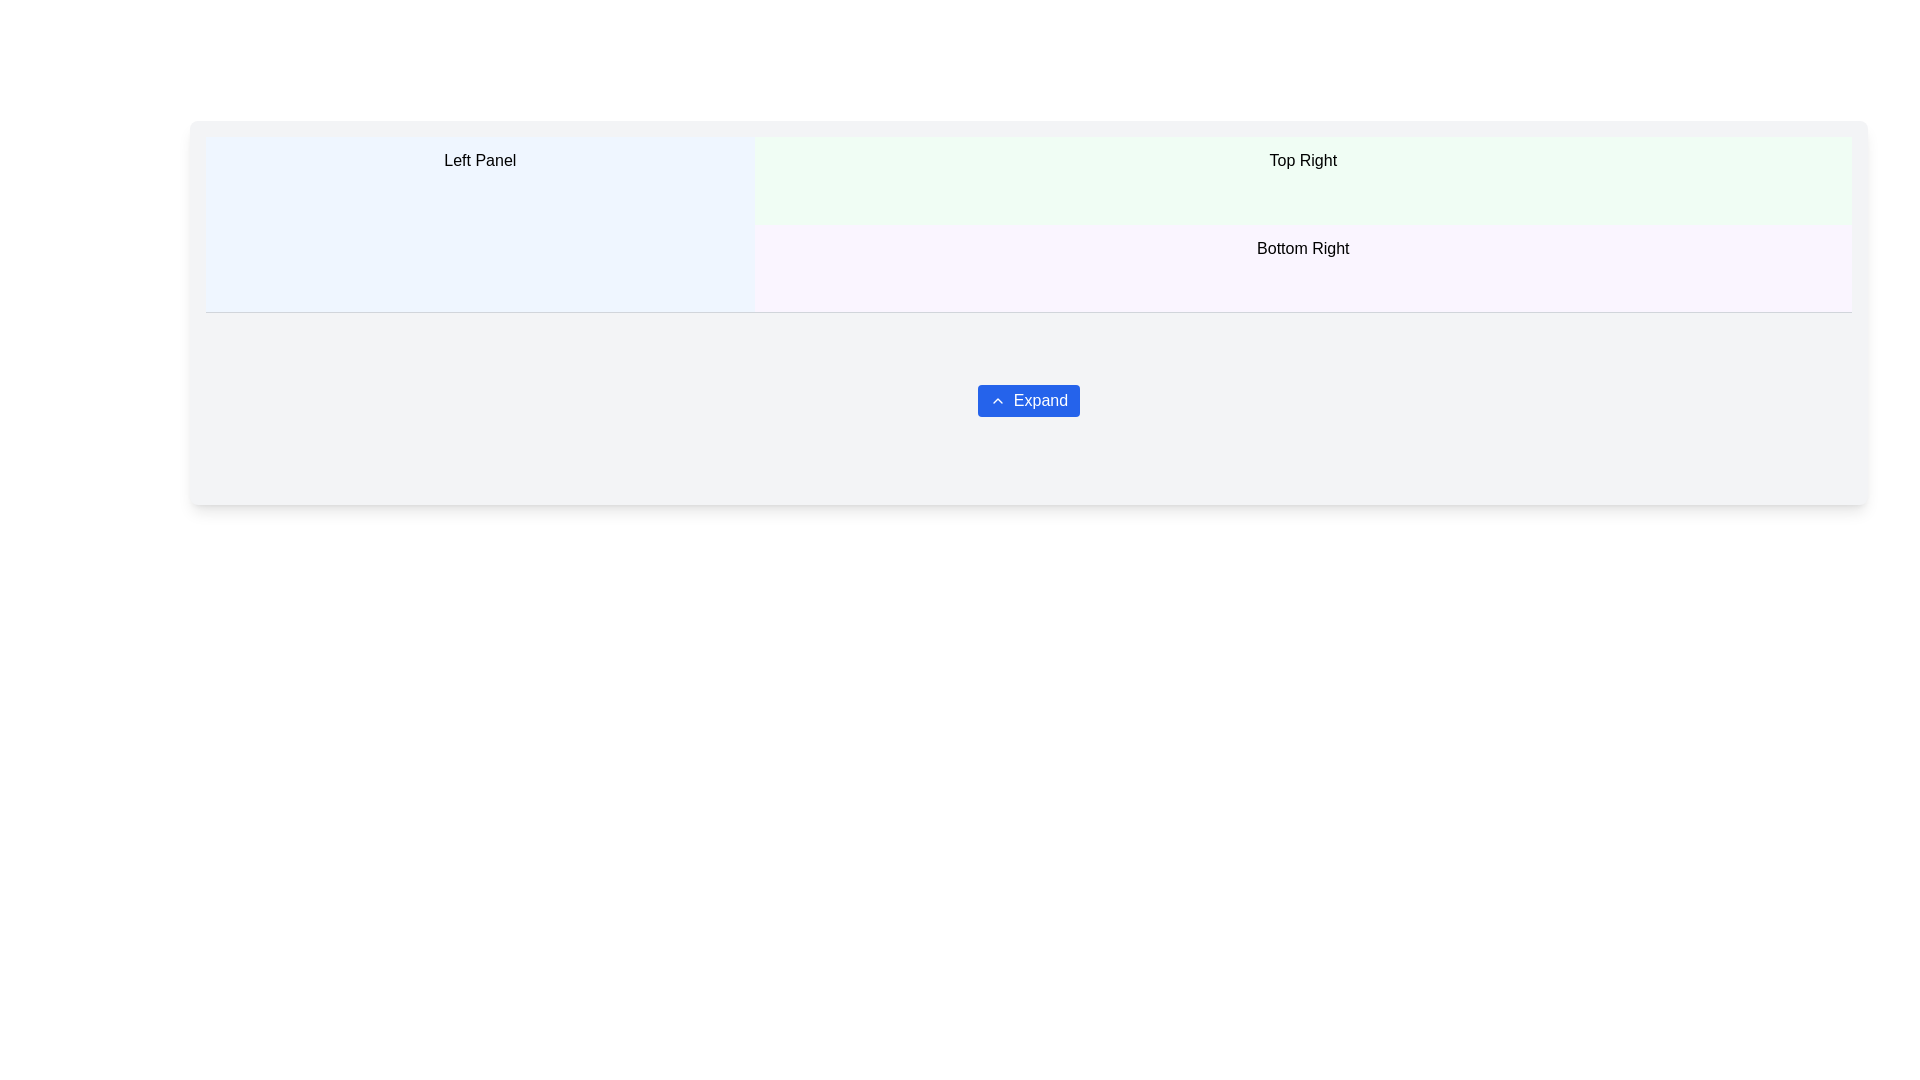 Image resolution: width=1920 pixels, height=1080 pixels. What do you see at coordinates (997, 401) in the screenshot?
I see `the upward-pointing chevron icon located inside the blue rectangular 'Expand' button to interact with it` at bounding box center [997, 401].